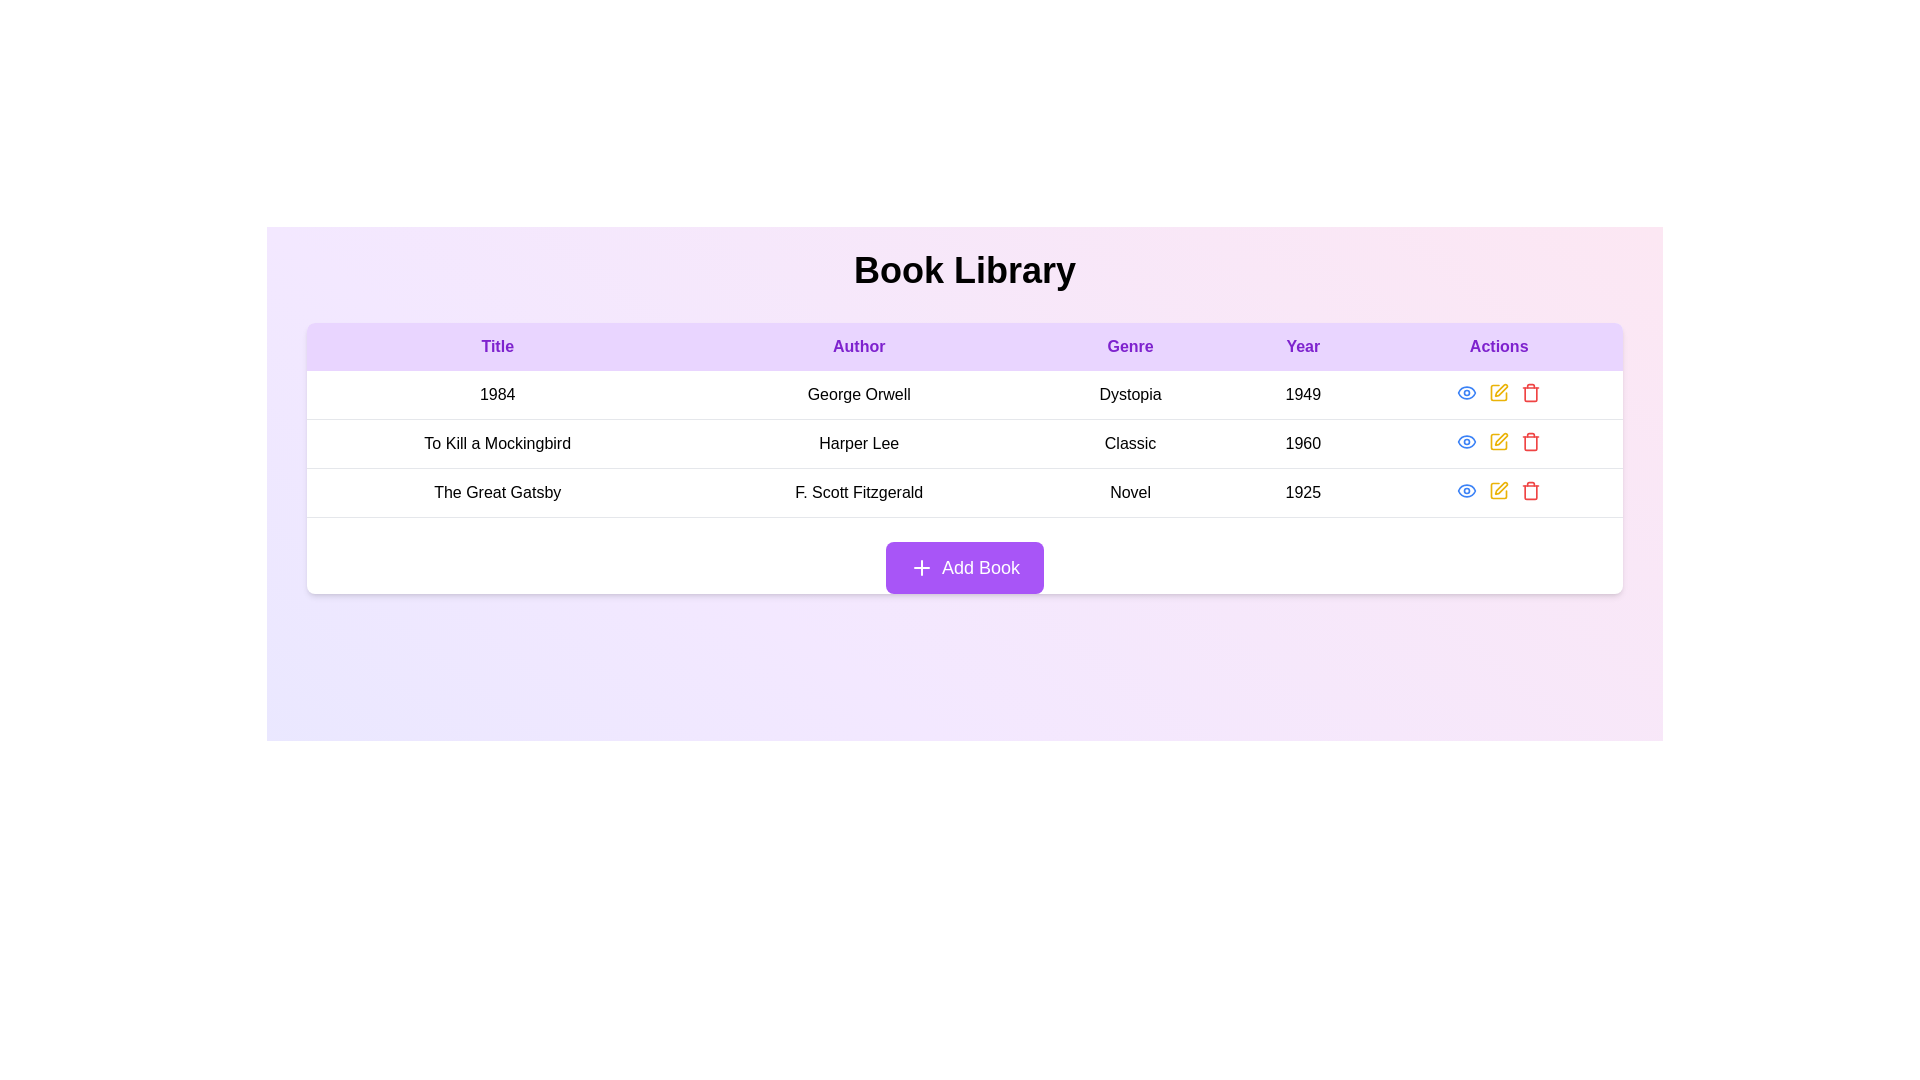 The image size is (1920, 1080). What do you see at coordinates (964, 442) in the screenshot?
I see `the second row in the table that contains the book 'To Kill a Mockingbird' by Harper Lee, categorized as a 'Classic' published in '1960'` at bounding box center [964, 442].